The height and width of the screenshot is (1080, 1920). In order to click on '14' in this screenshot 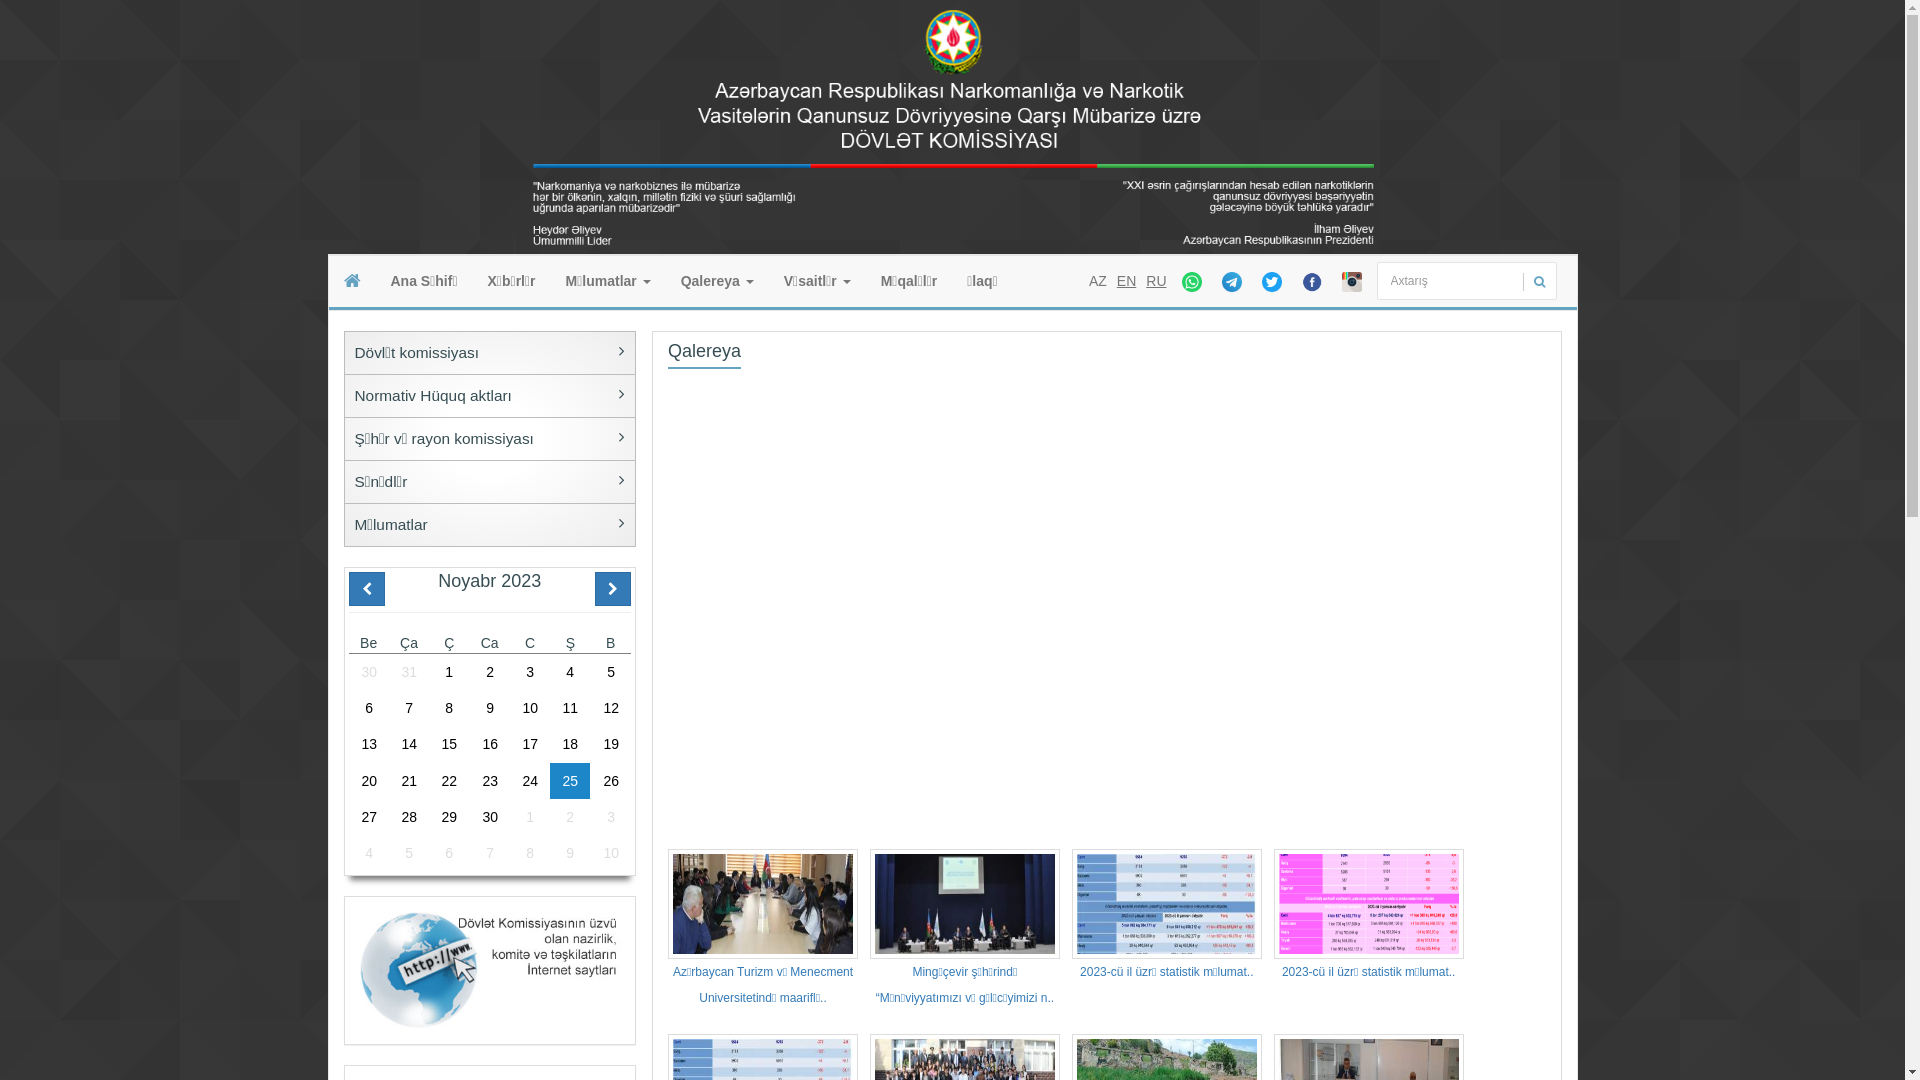, I will do `click(388, 744)`.